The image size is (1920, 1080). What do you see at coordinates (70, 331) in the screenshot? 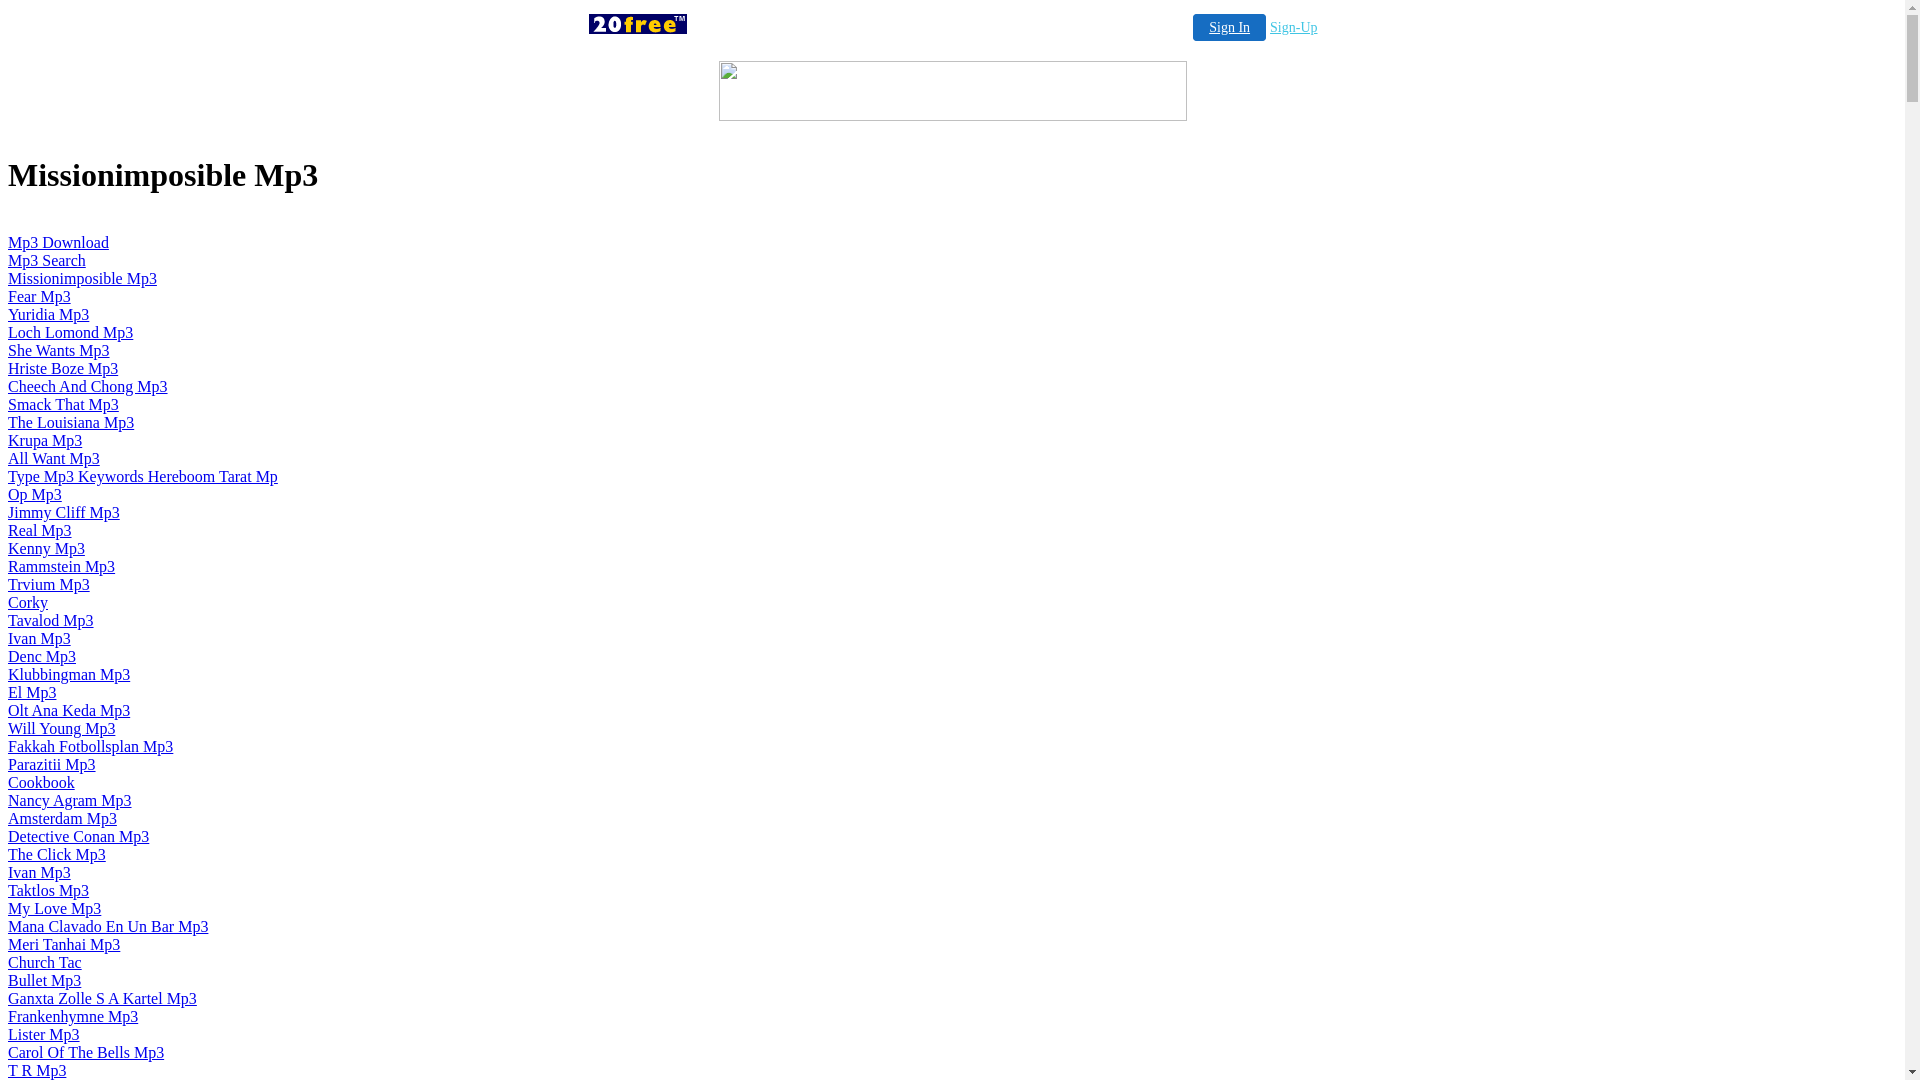
I see `'Loch Lomond Mp3'` at bounding box center [70, 331].